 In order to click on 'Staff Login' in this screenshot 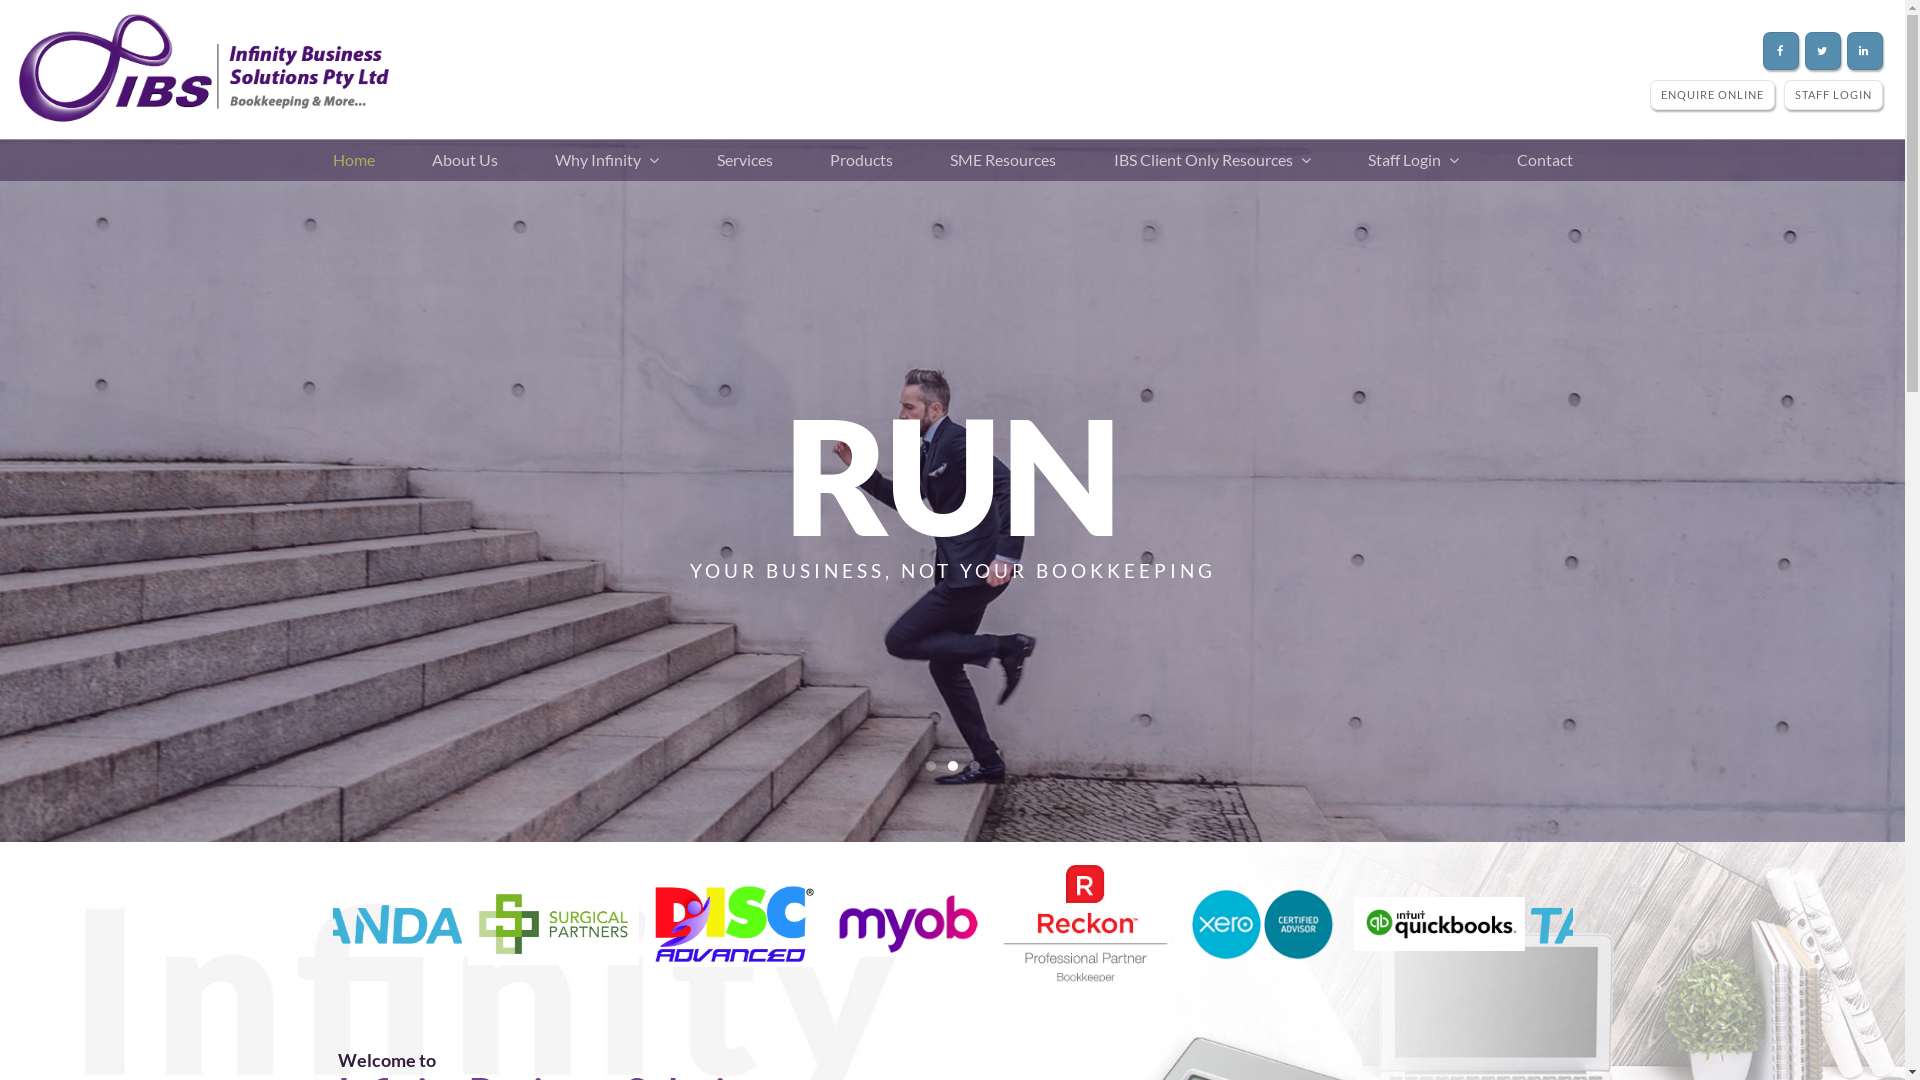, I will do `click(1412, 158)`.